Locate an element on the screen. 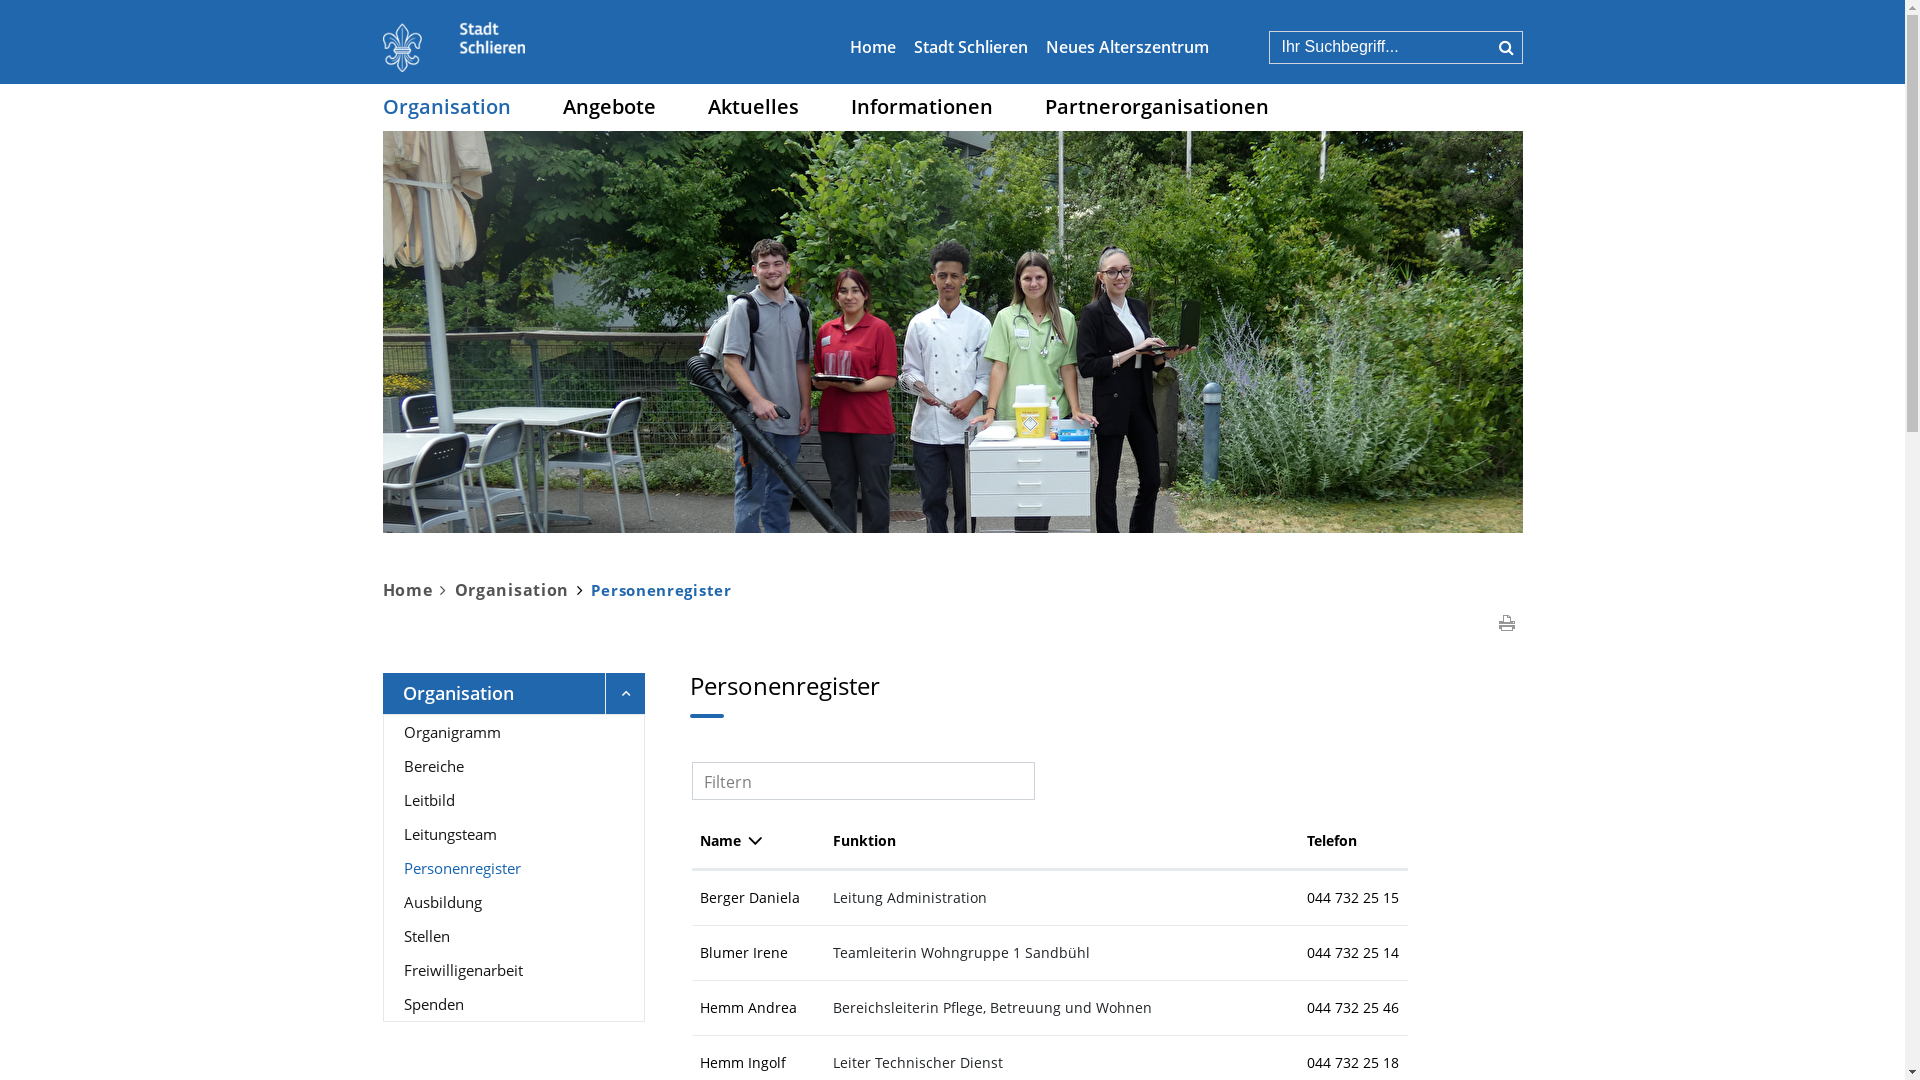  'Informationen' is located at coordinates (920, 106).